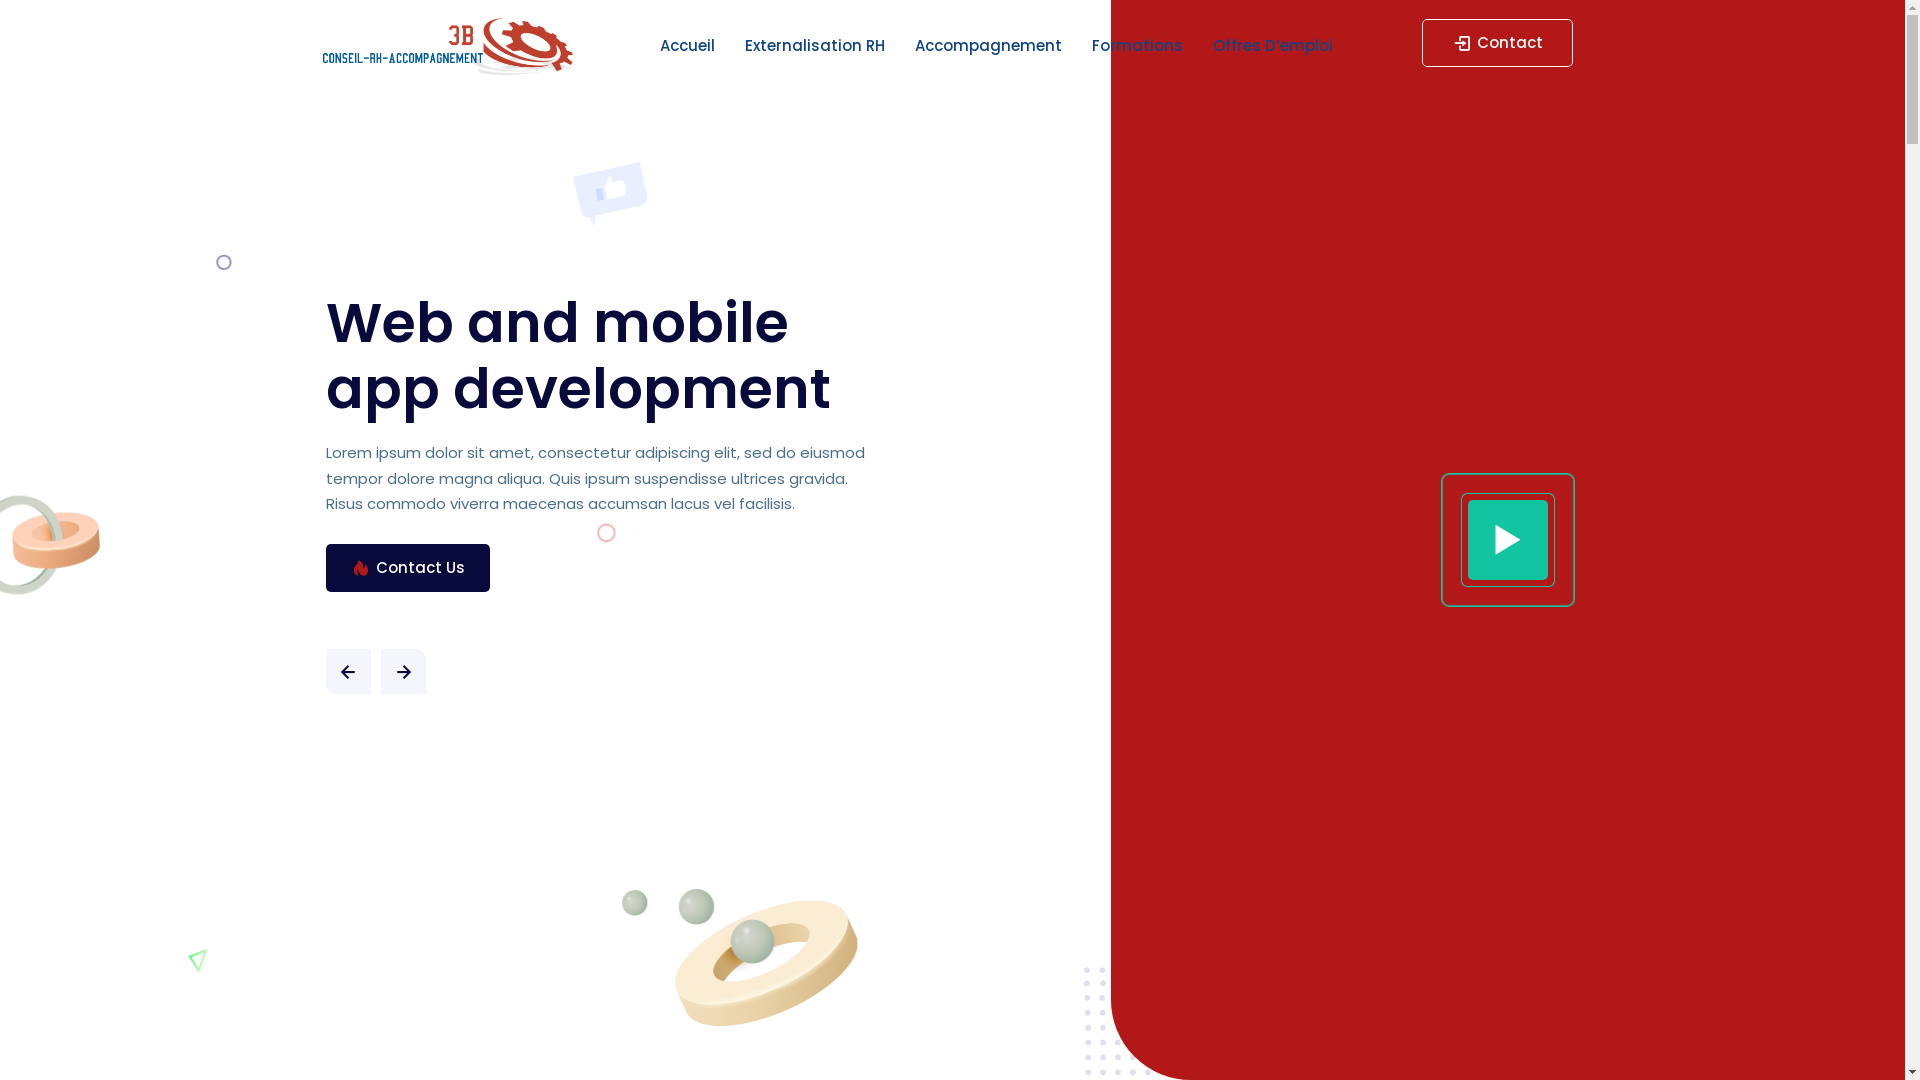 The width and height of the screenshot is (1920, 1080). What do you see at coordinates (815, 45) in the screenshot?
I see `'Externalisation RH'` at bounding box center [815, 45].